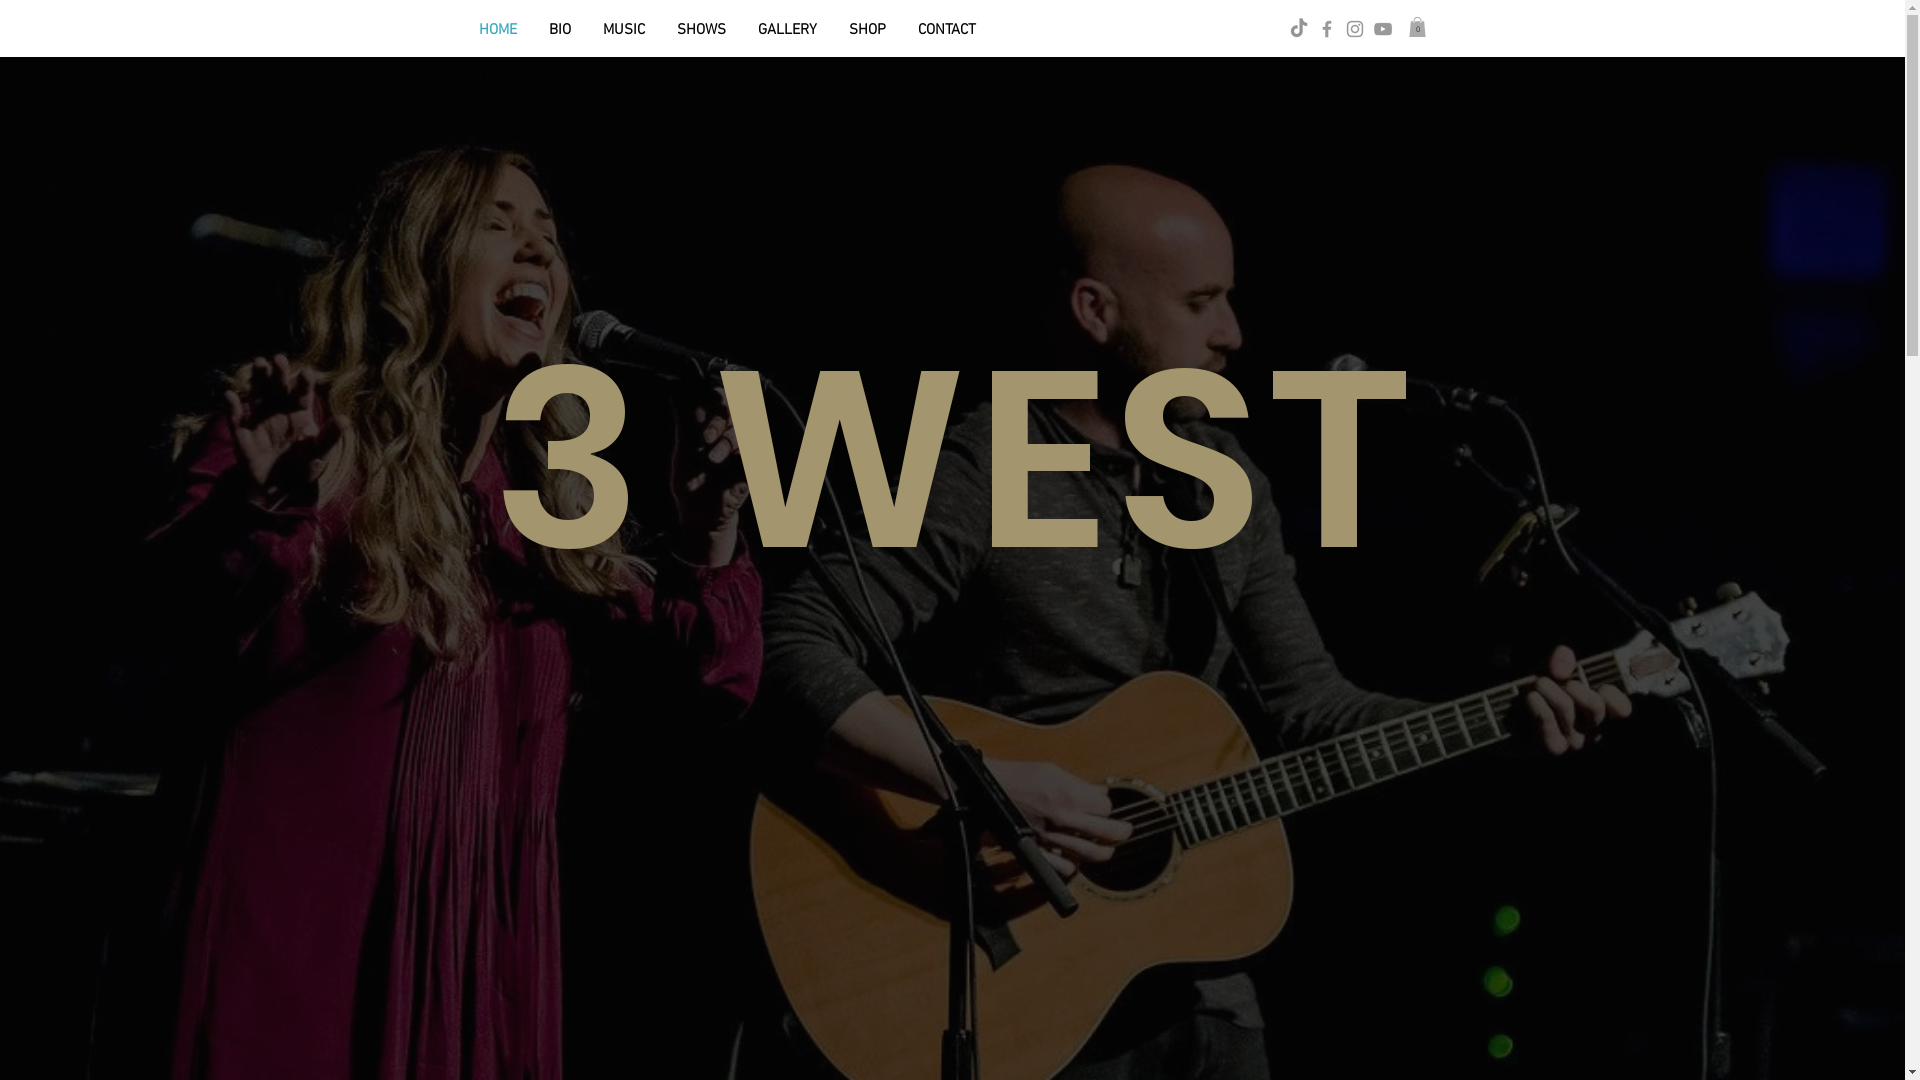  What do you see at coordinates (1415, 27) in the screenshot?
I see `'0'` at bounding box center [1415, 27].